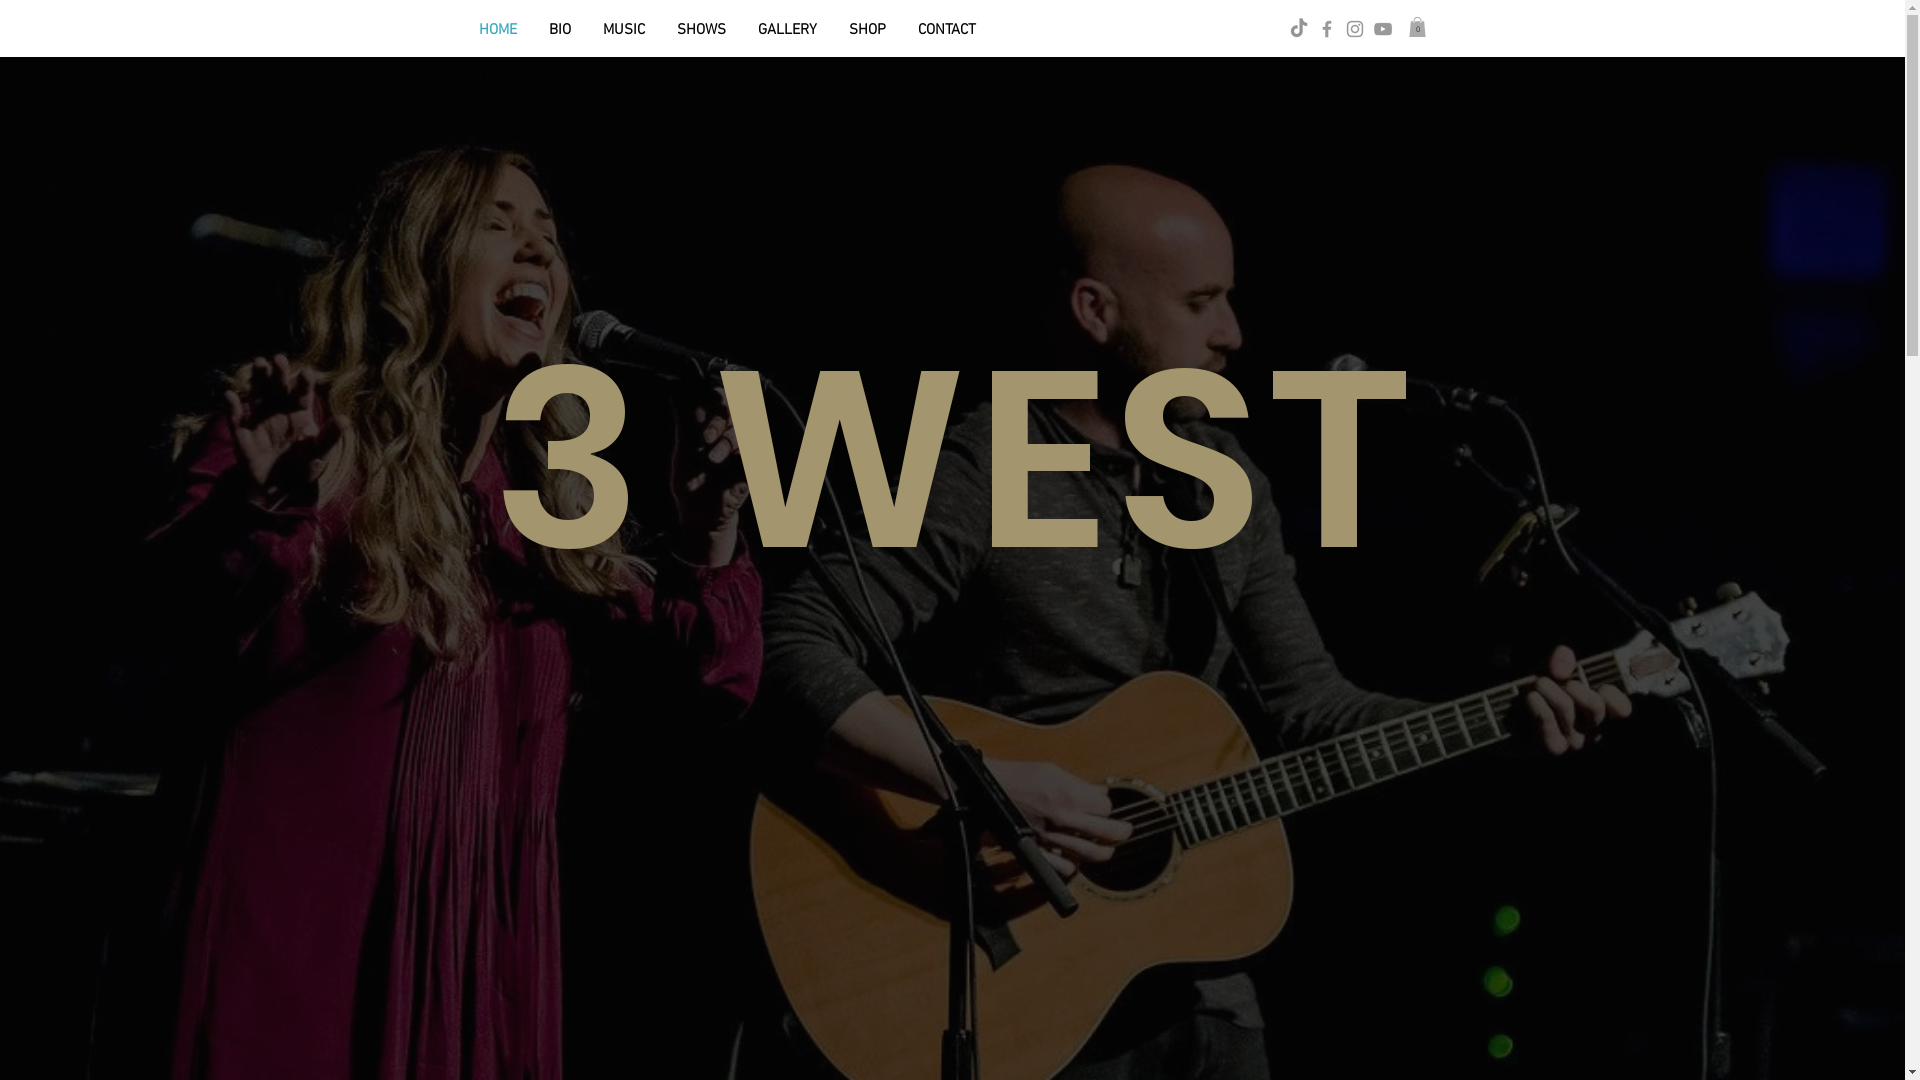  What do you see at coordinates (1415, 27) in the screenshot?
I see `'0'` at bounding box center [1415, 27].